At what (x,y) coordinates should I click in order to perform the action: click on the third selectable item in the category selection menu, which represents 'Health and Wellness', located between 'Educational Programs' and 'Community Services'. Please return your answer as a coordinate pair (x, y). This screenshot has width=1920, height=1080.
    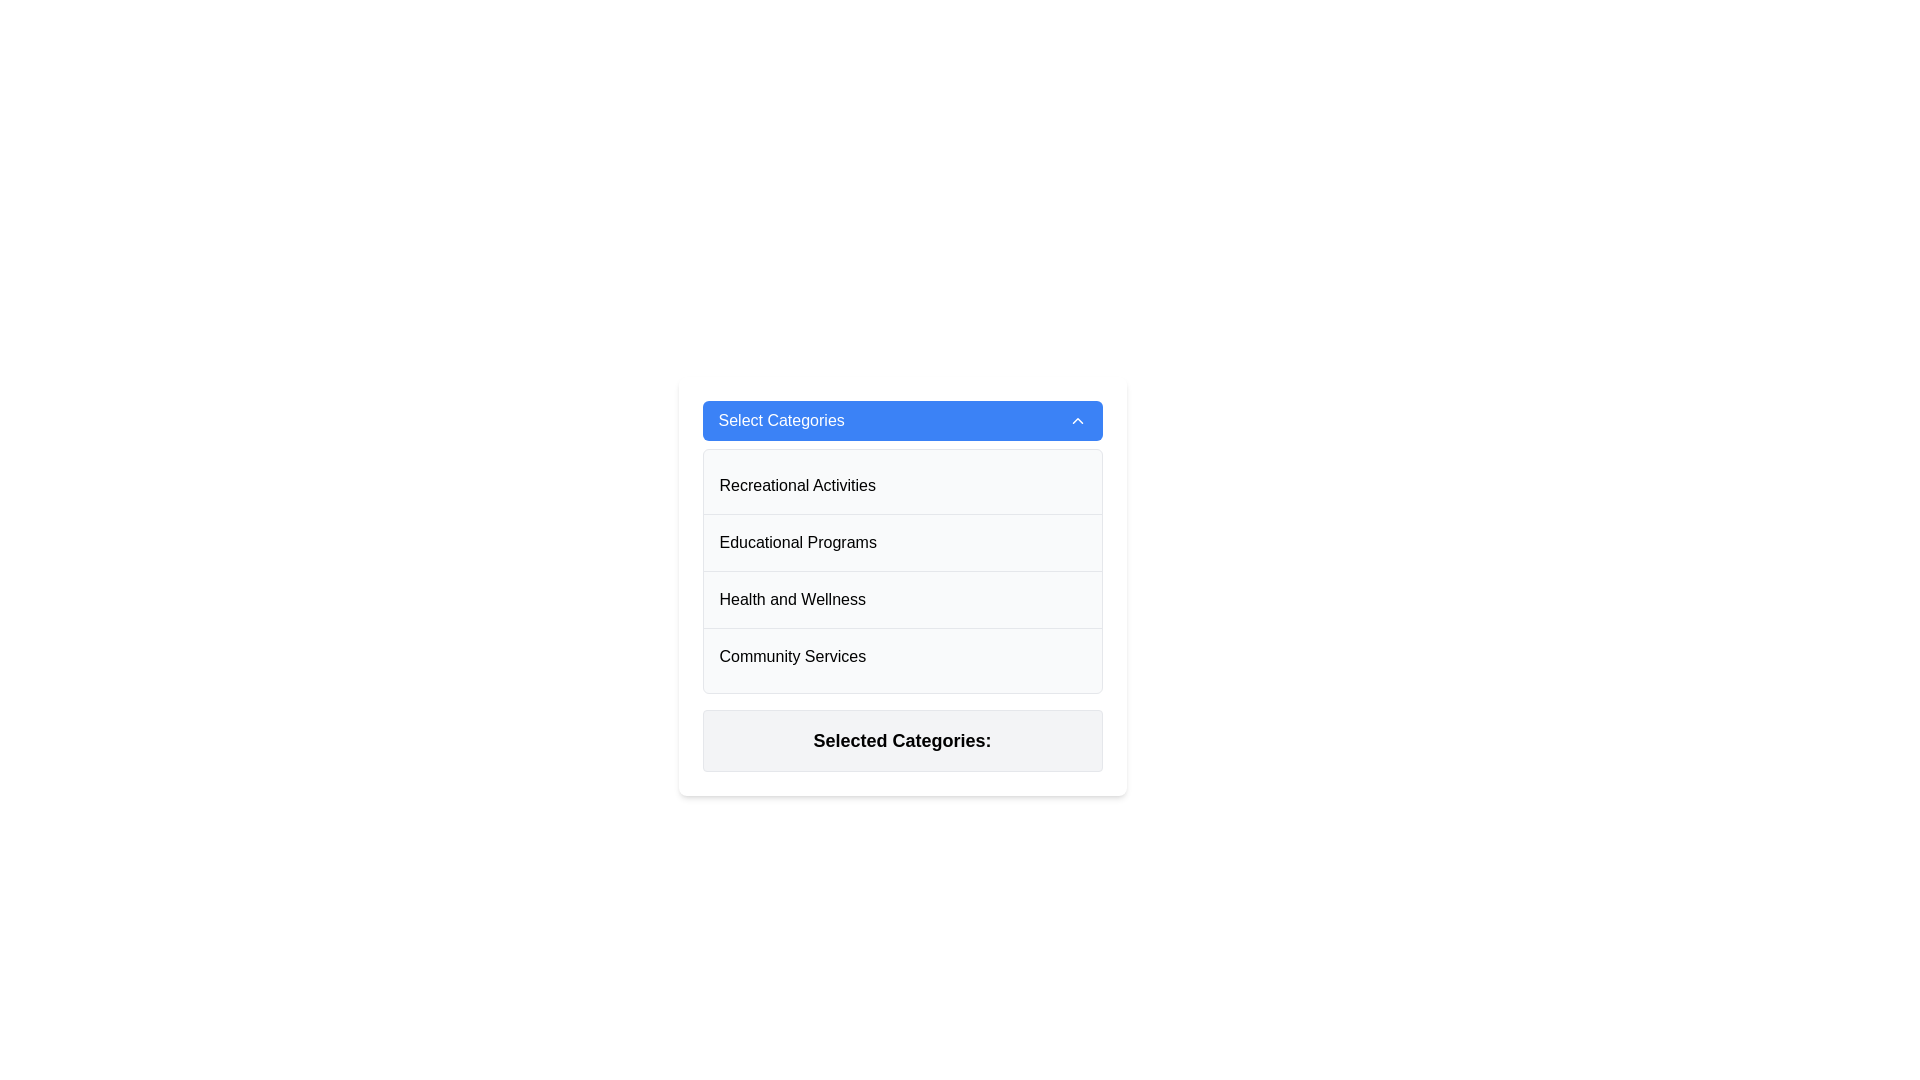
    Looking at the image, I should click on (901, 585).